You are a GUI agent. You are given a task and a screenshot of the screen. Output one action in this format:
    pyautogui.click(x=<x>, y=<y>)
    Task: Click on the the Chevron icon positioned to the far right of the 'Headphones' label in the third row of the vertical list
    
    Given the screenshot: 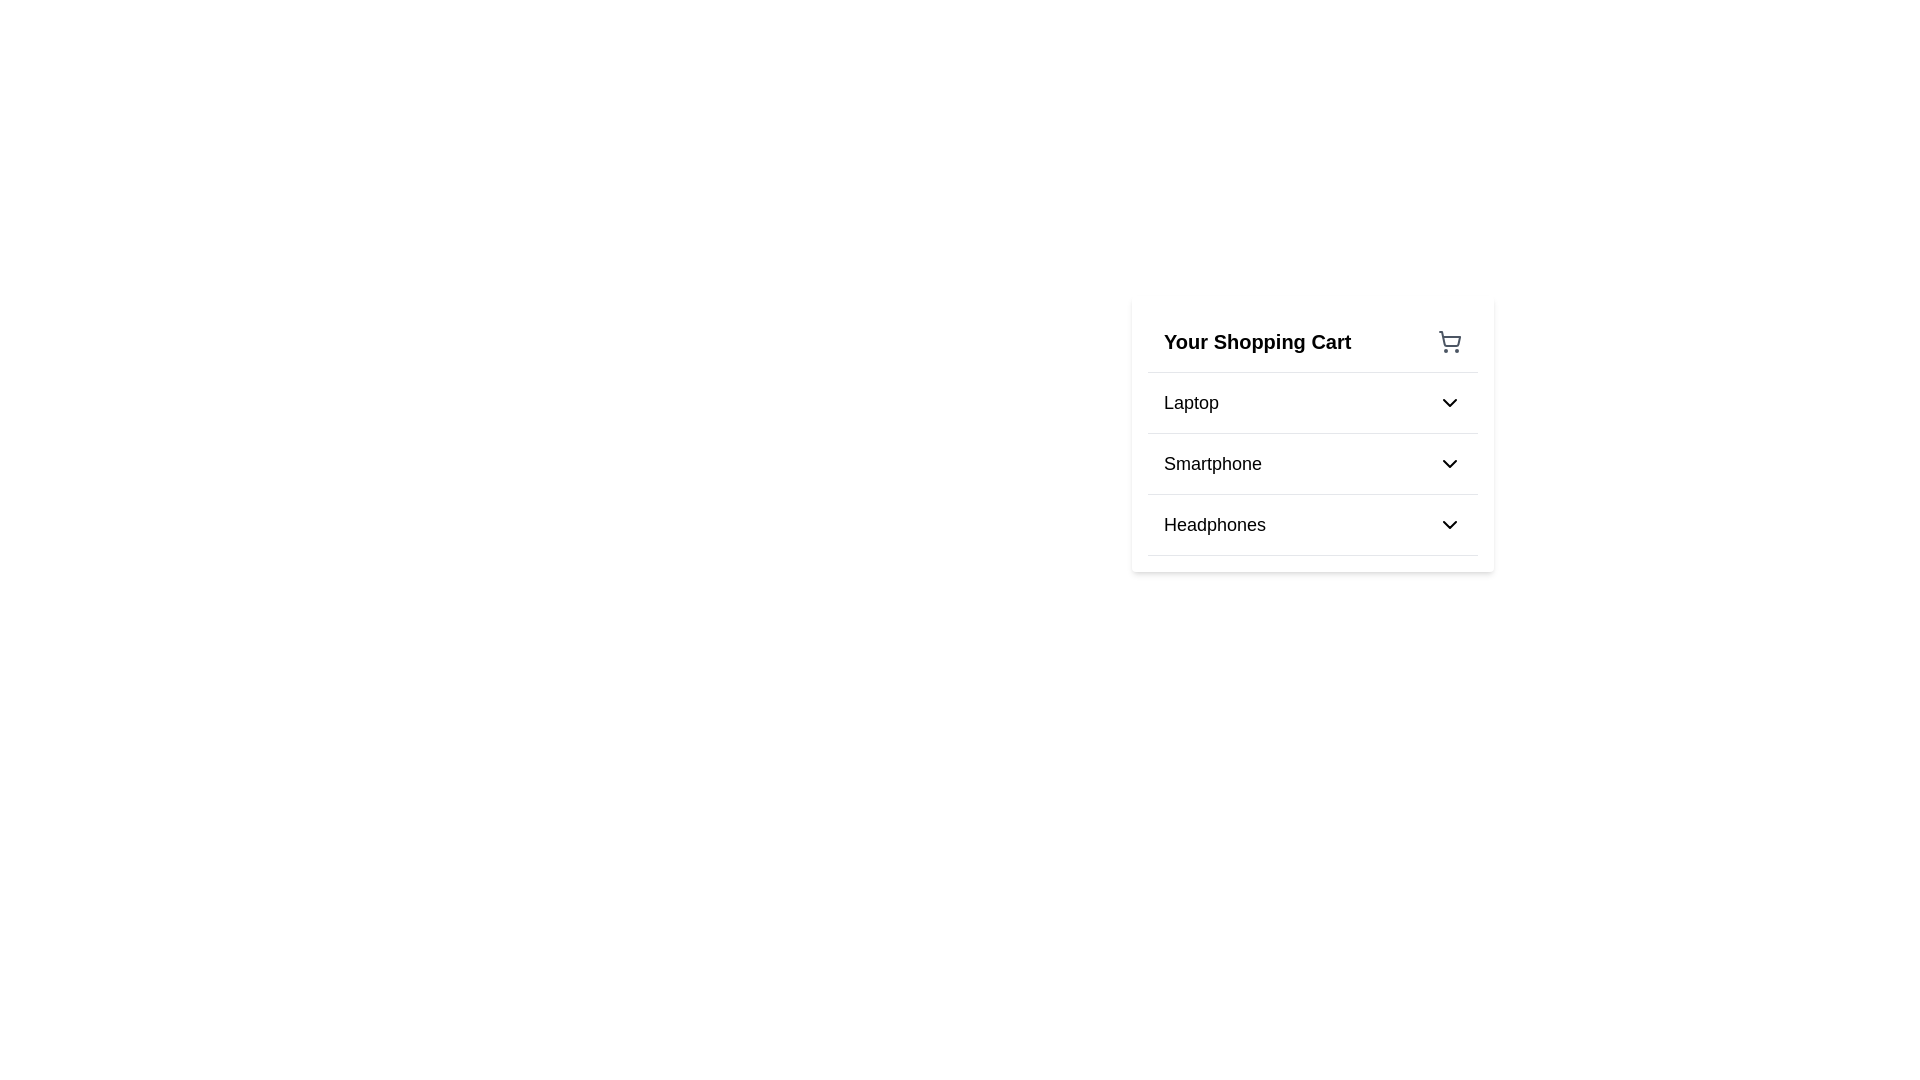 What is the action you would take?
    pyautogui.click(x=1449, y=523)
    